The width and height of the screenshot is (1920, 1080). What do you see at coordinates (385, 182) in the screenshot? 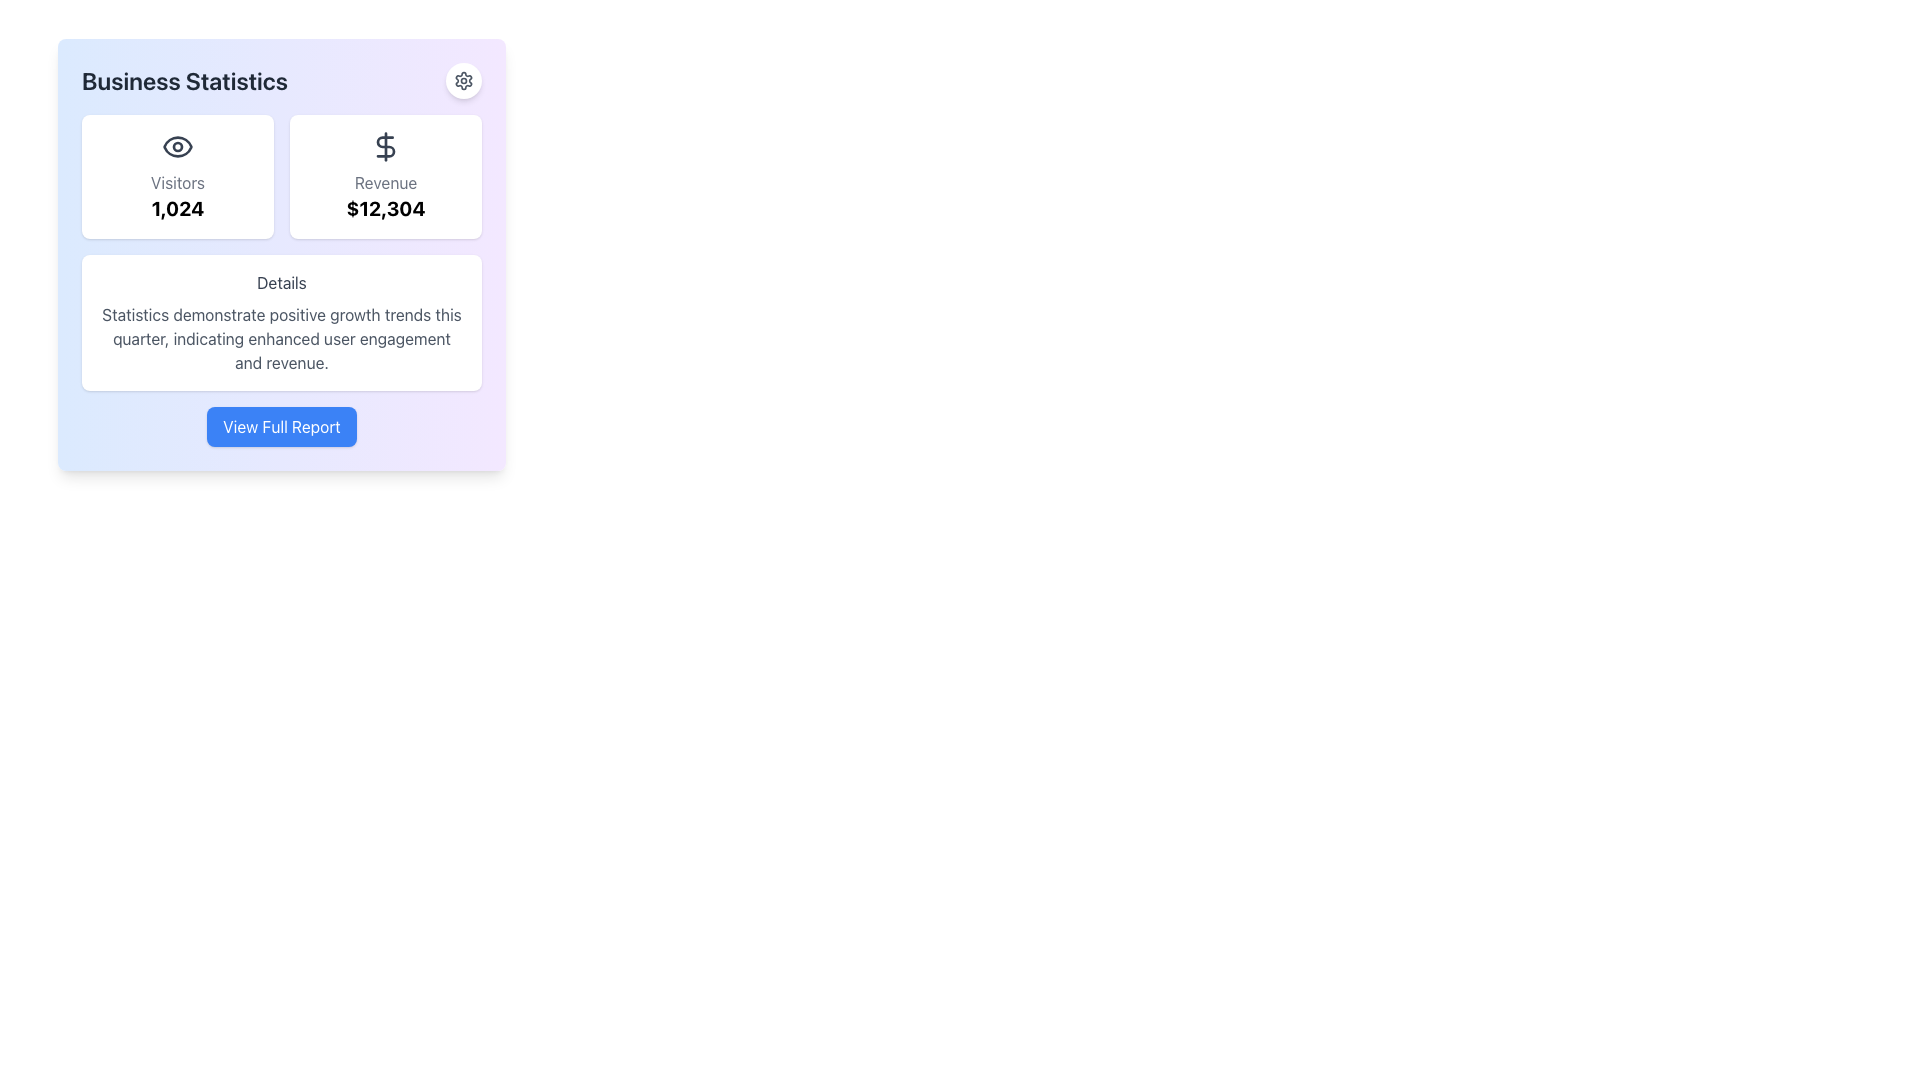
I see `the static text label that clarifies the financial metric displayed below it, located in the second card column of the 'Business Statistics' card layout, positioned fourth among its siblings, above the '$12,304' text` at bounding box center [385, 182].